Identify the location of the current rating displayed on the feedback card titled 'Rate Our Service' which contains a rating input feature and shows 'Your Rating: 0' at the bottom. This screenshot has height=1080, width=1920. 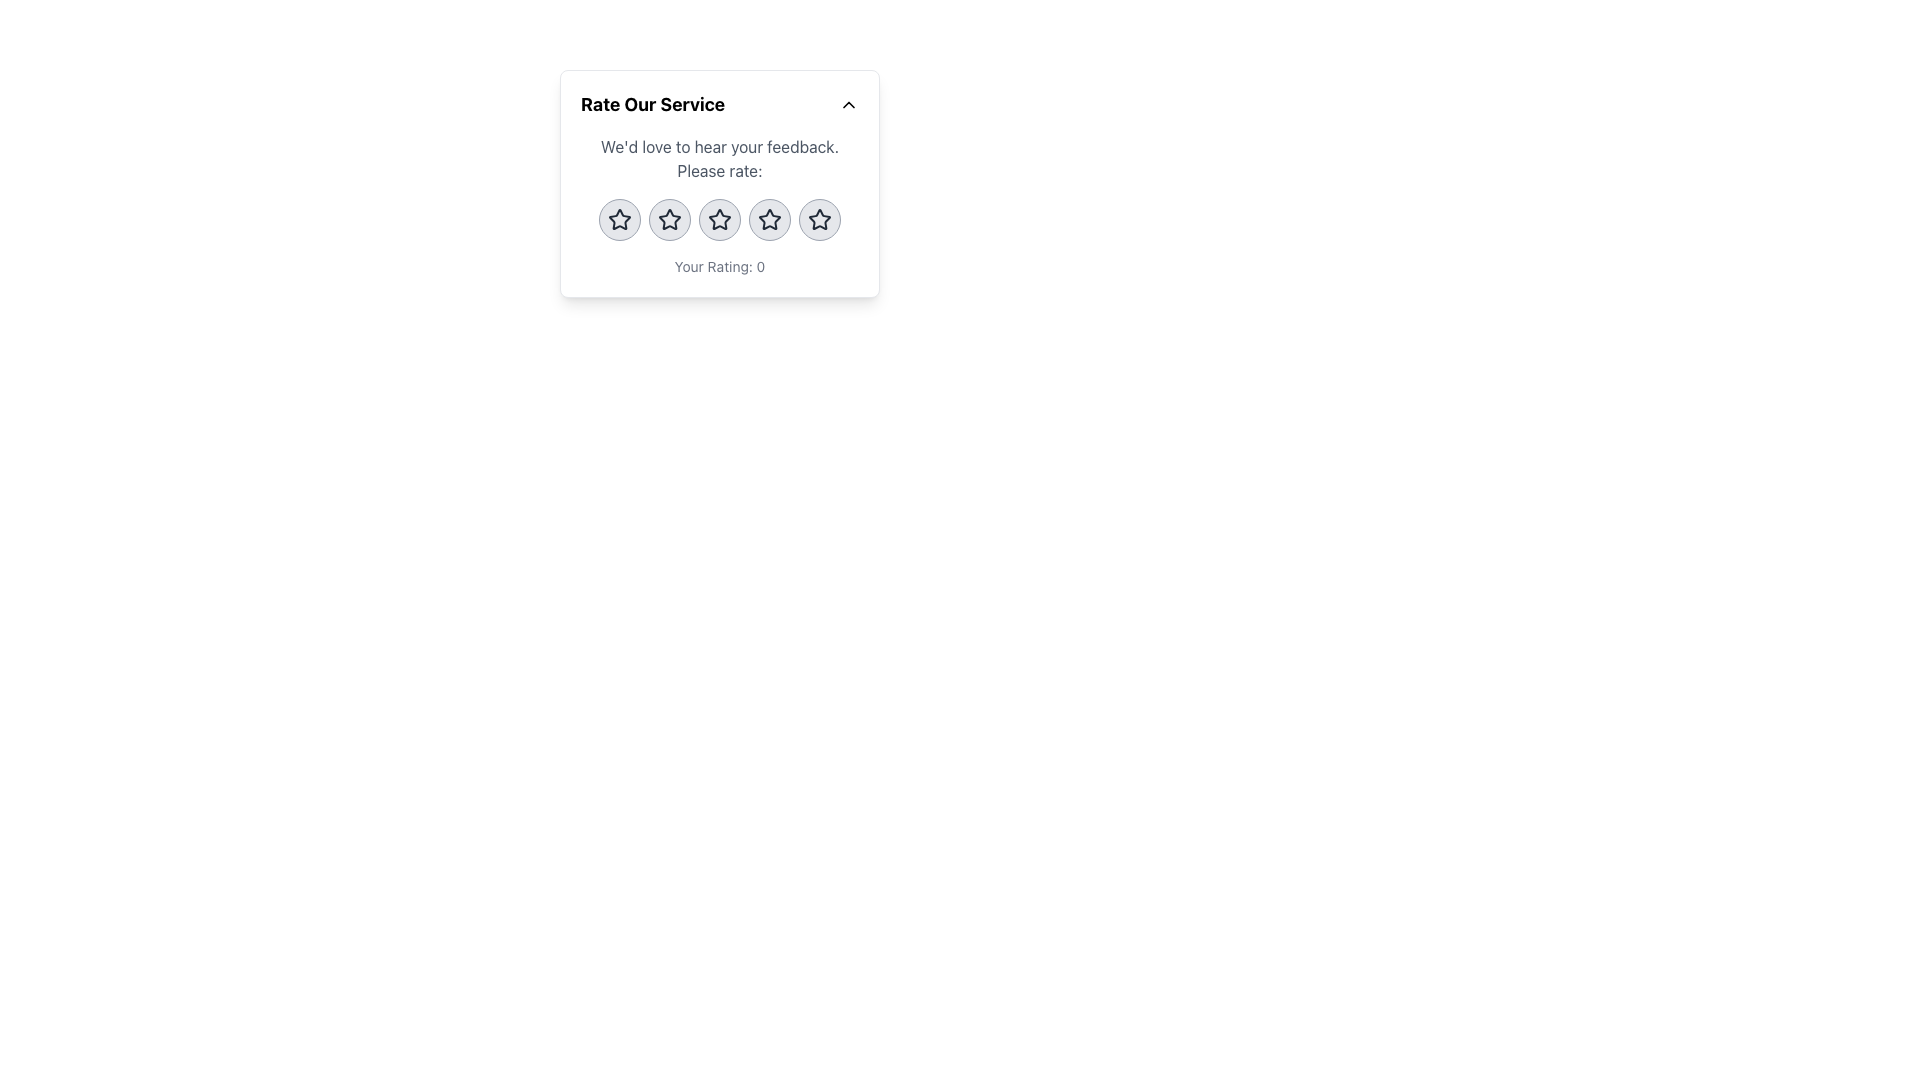
(720, 184).